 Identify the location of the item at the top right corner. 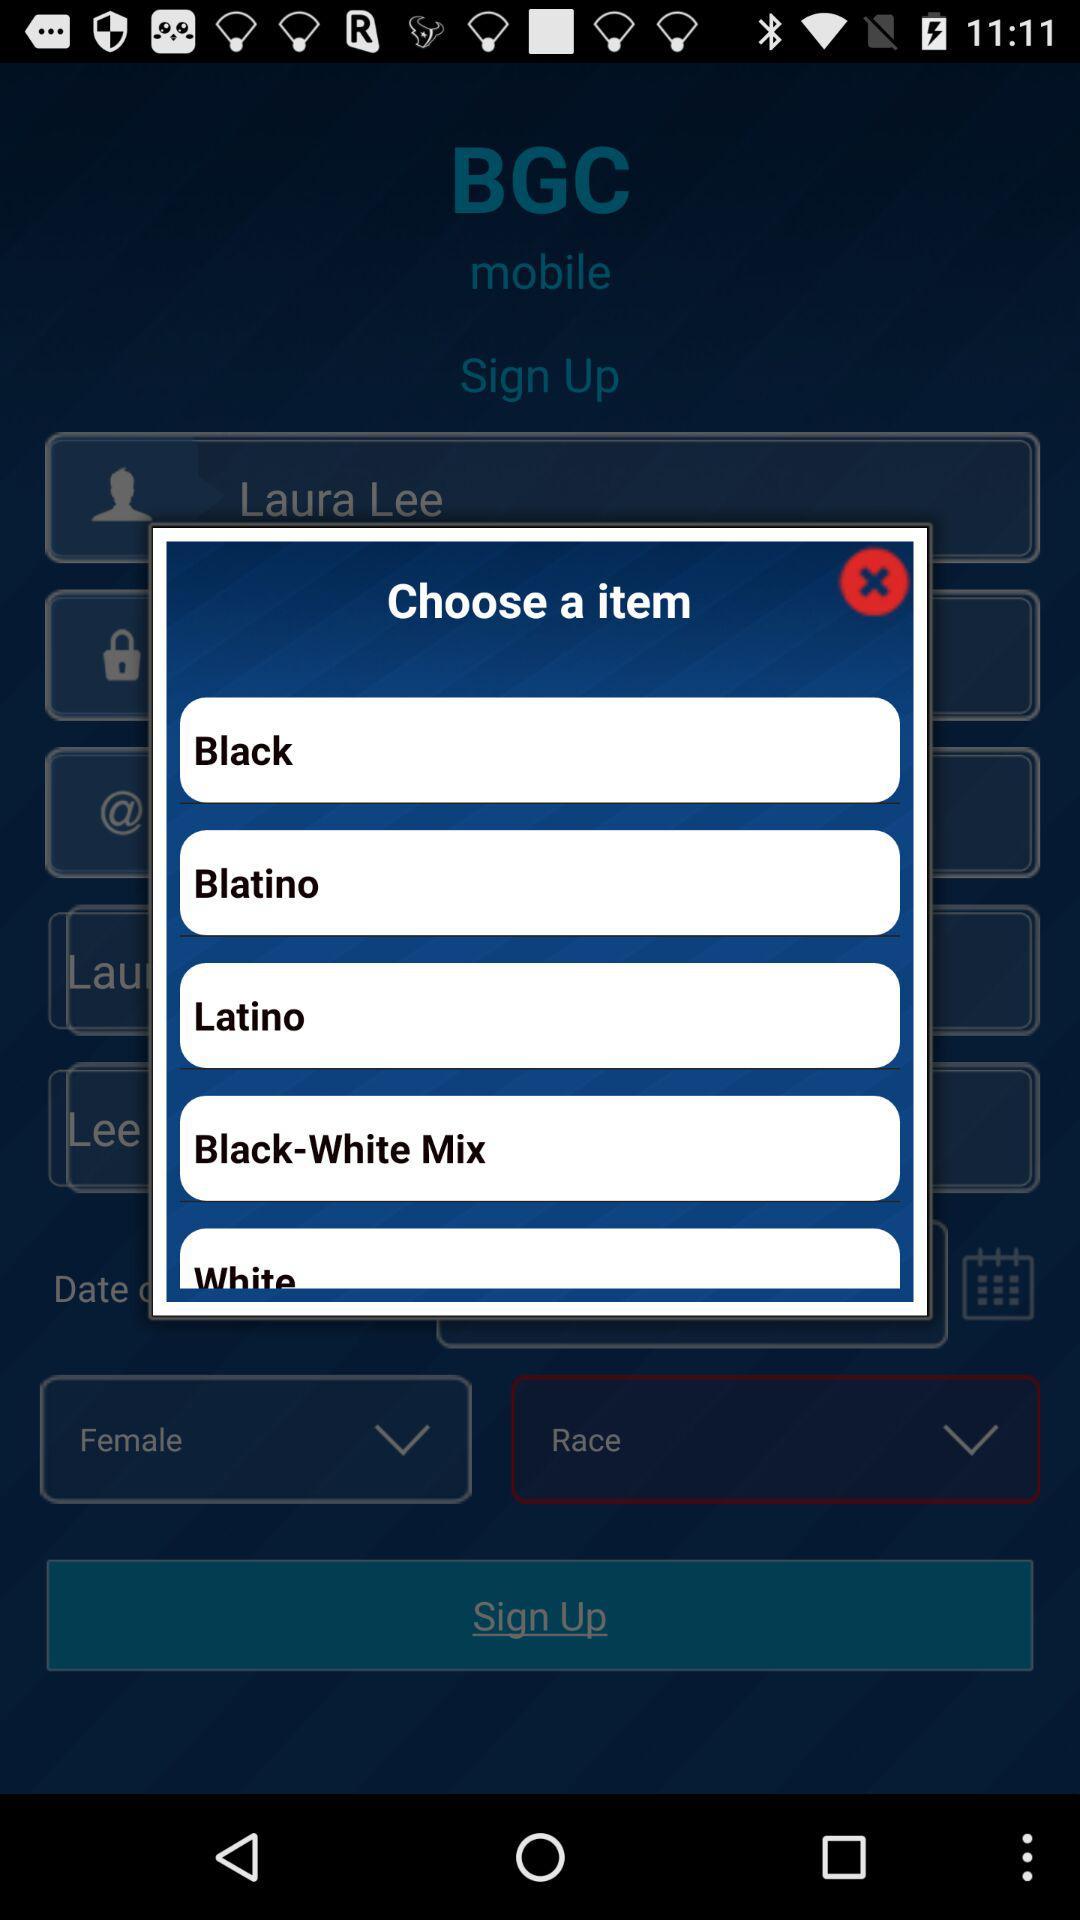
(873, 579).